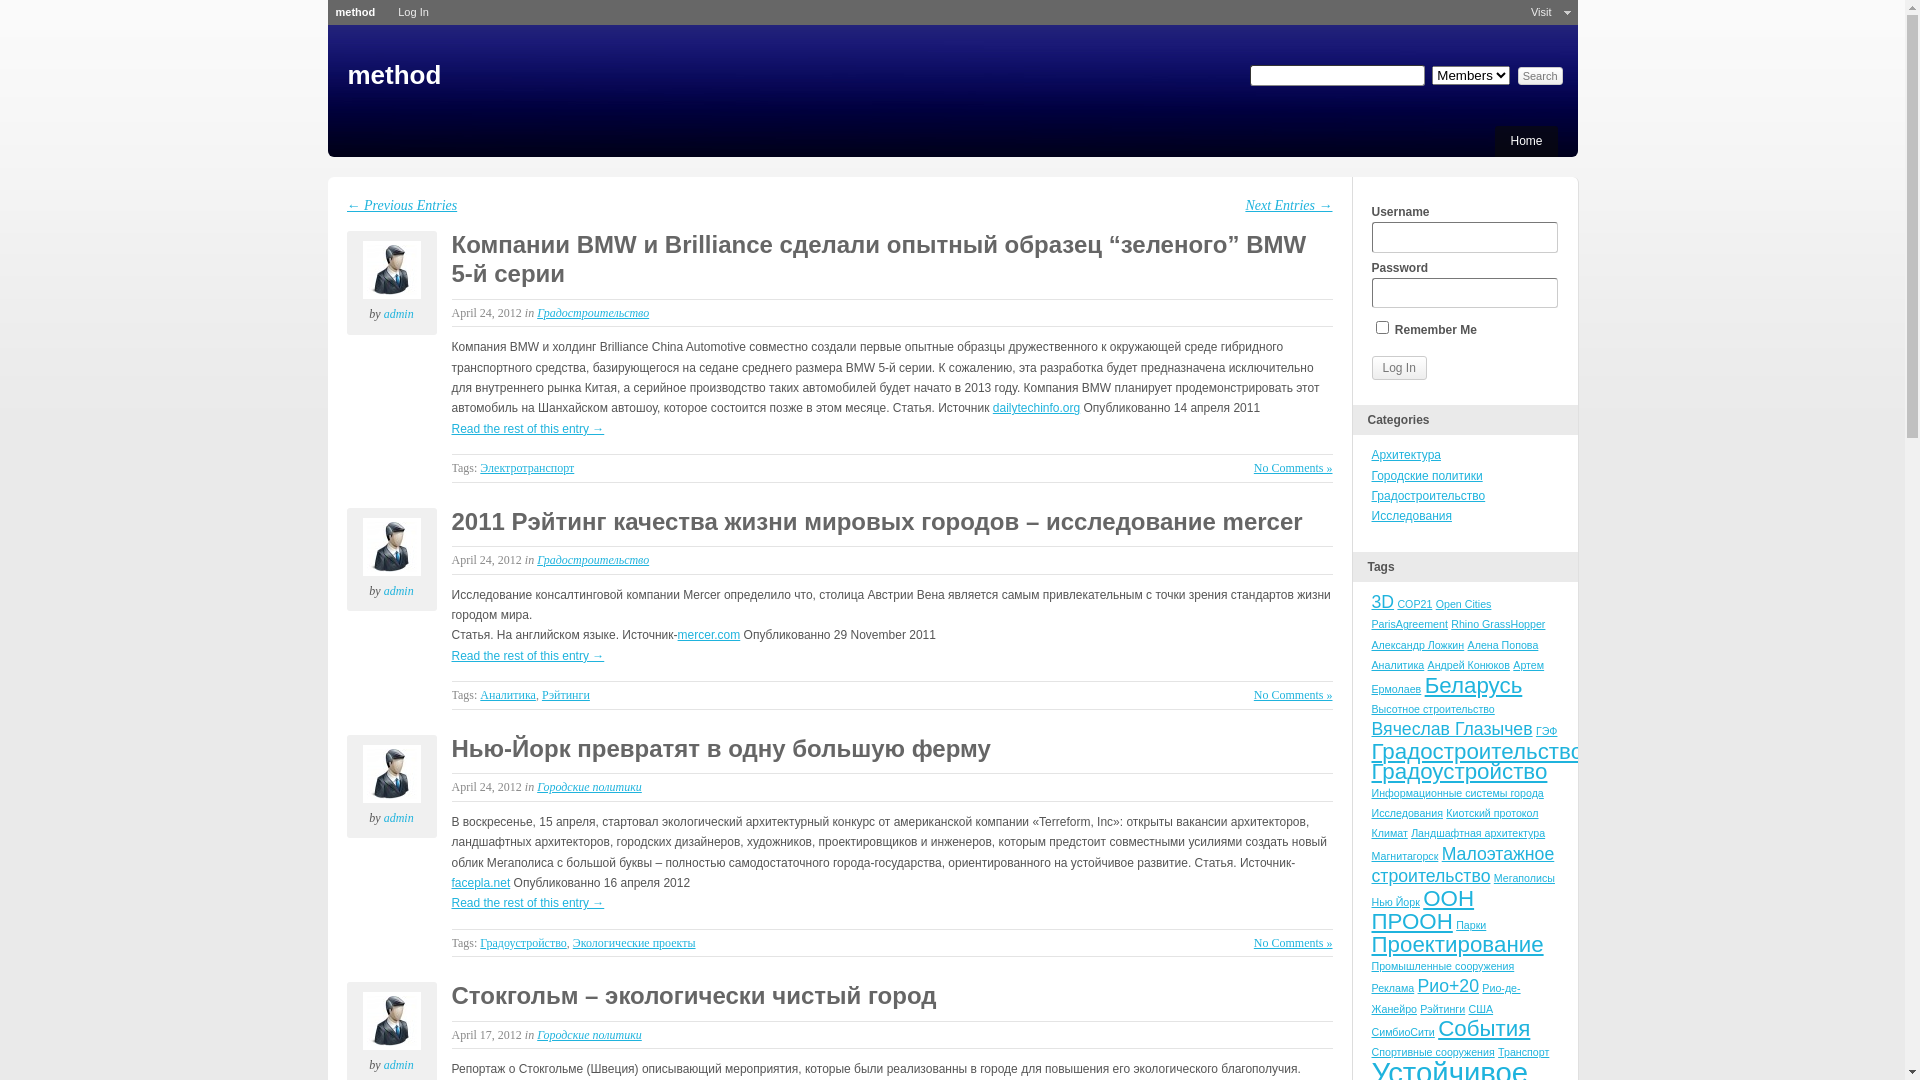 The height and width of the screenshot is (1080, 1920). What do you see at coordinates (384, 313) in the screenshot?
I see `'admin'` at bounding box center [384, 313].